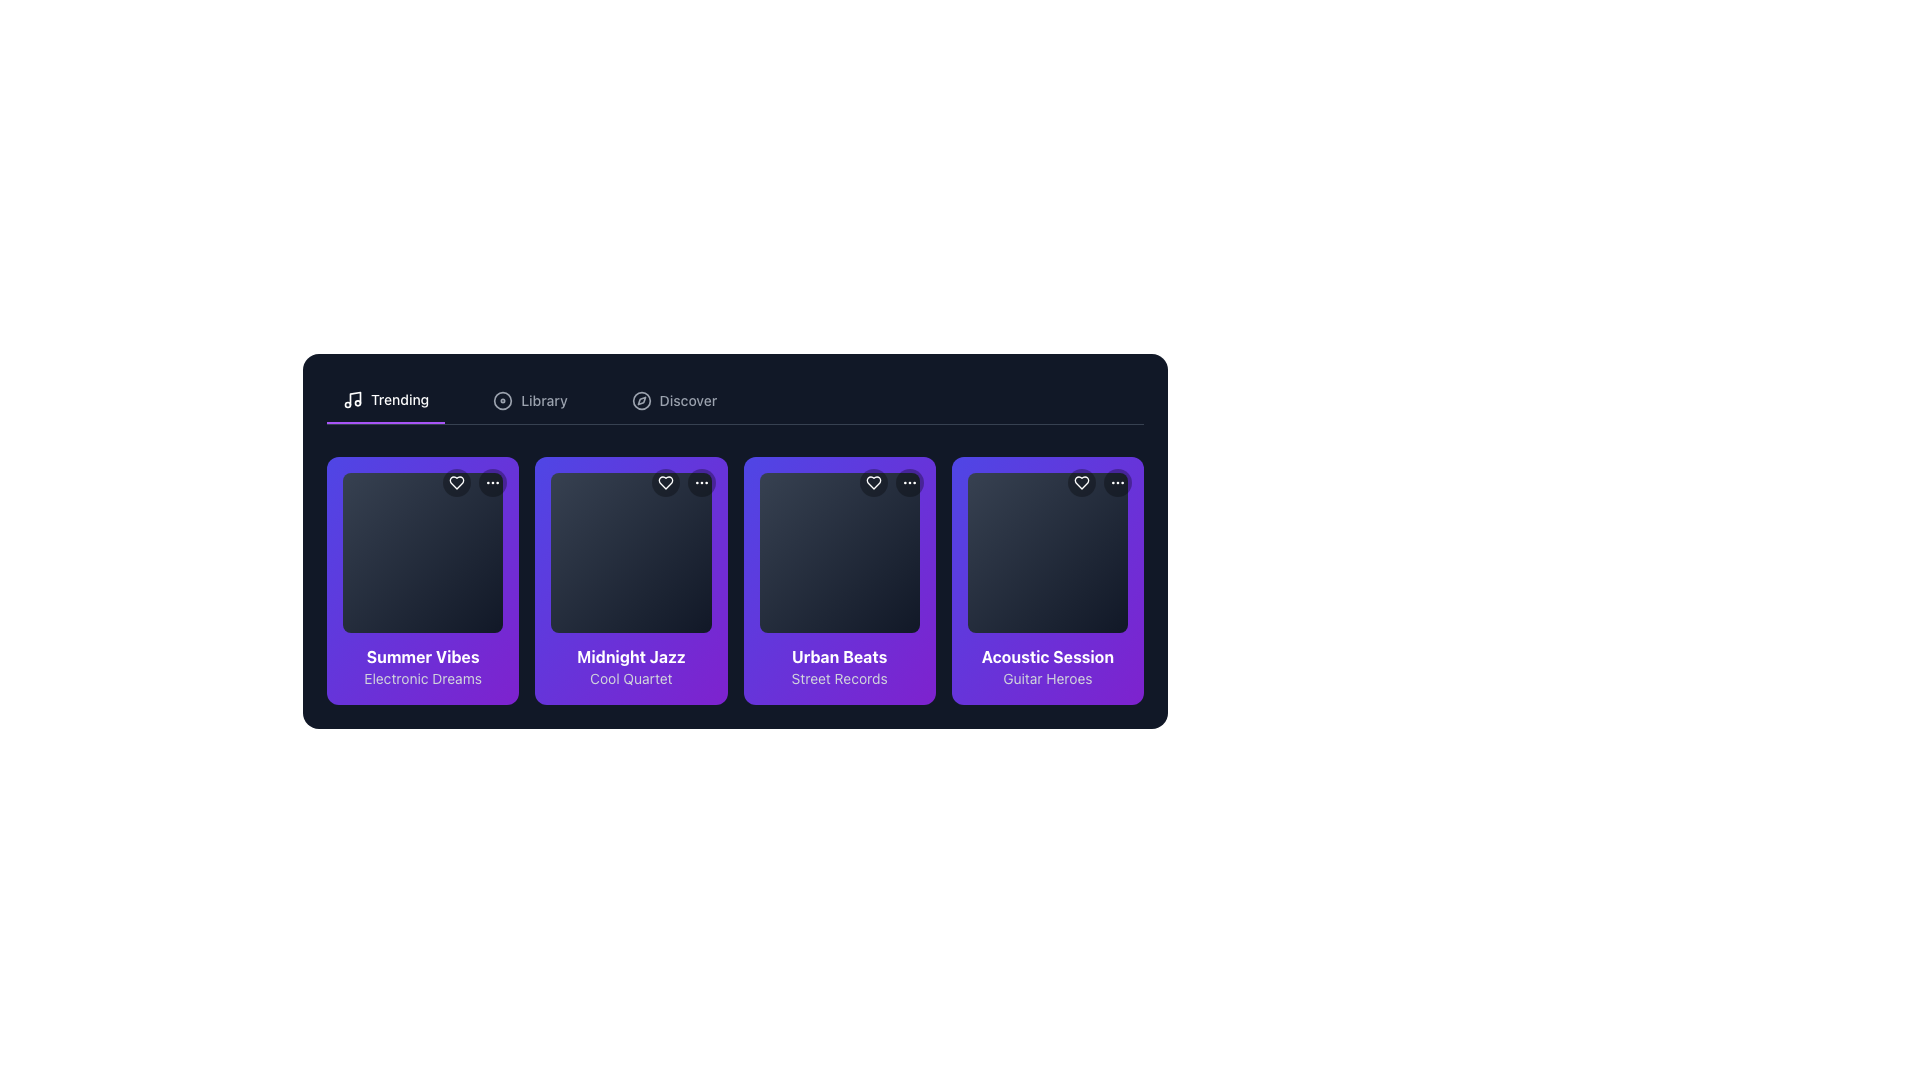  I want to click on the square-shaped card with rounded corners and a gradient background located within the 'Midnight Jazz' card under the 'Trending' category, so click(630, 553).